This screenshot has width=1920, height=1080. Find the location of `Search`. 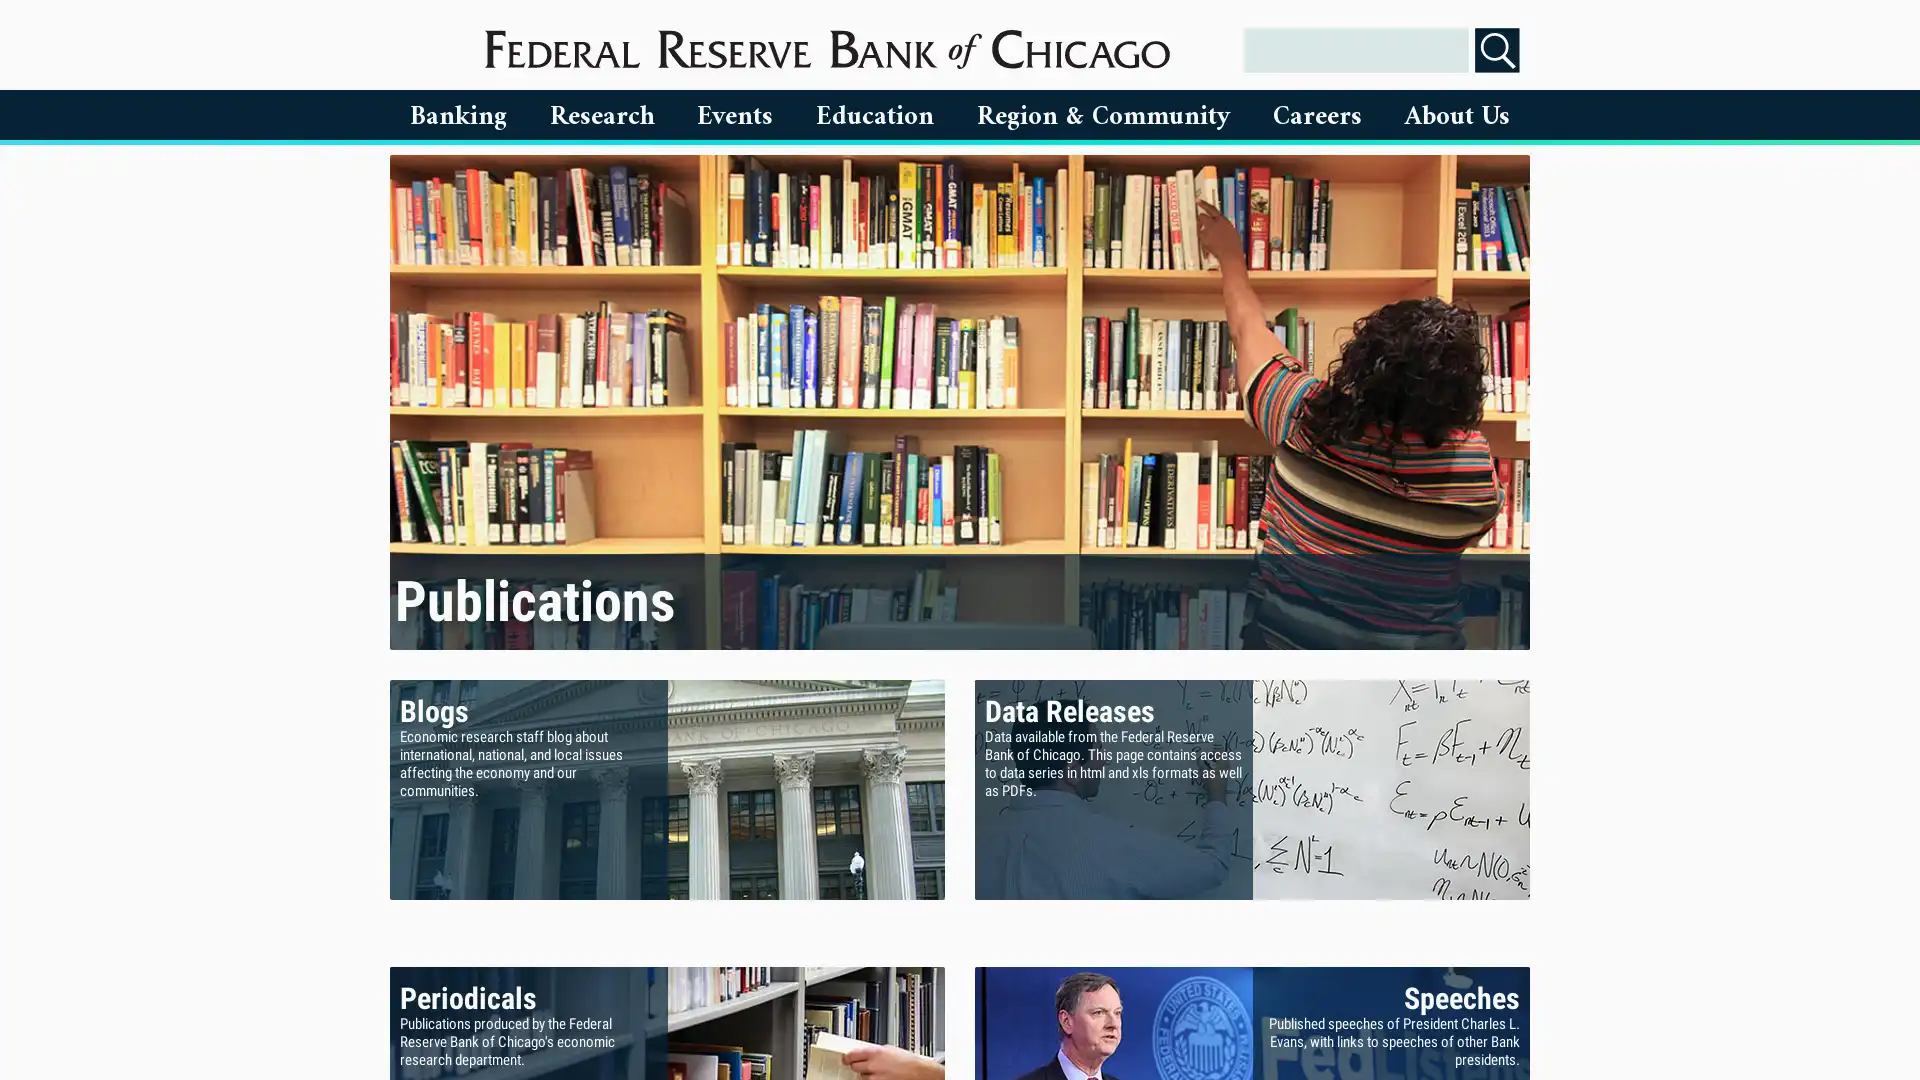

Search is located at coordinates (1497, 49).